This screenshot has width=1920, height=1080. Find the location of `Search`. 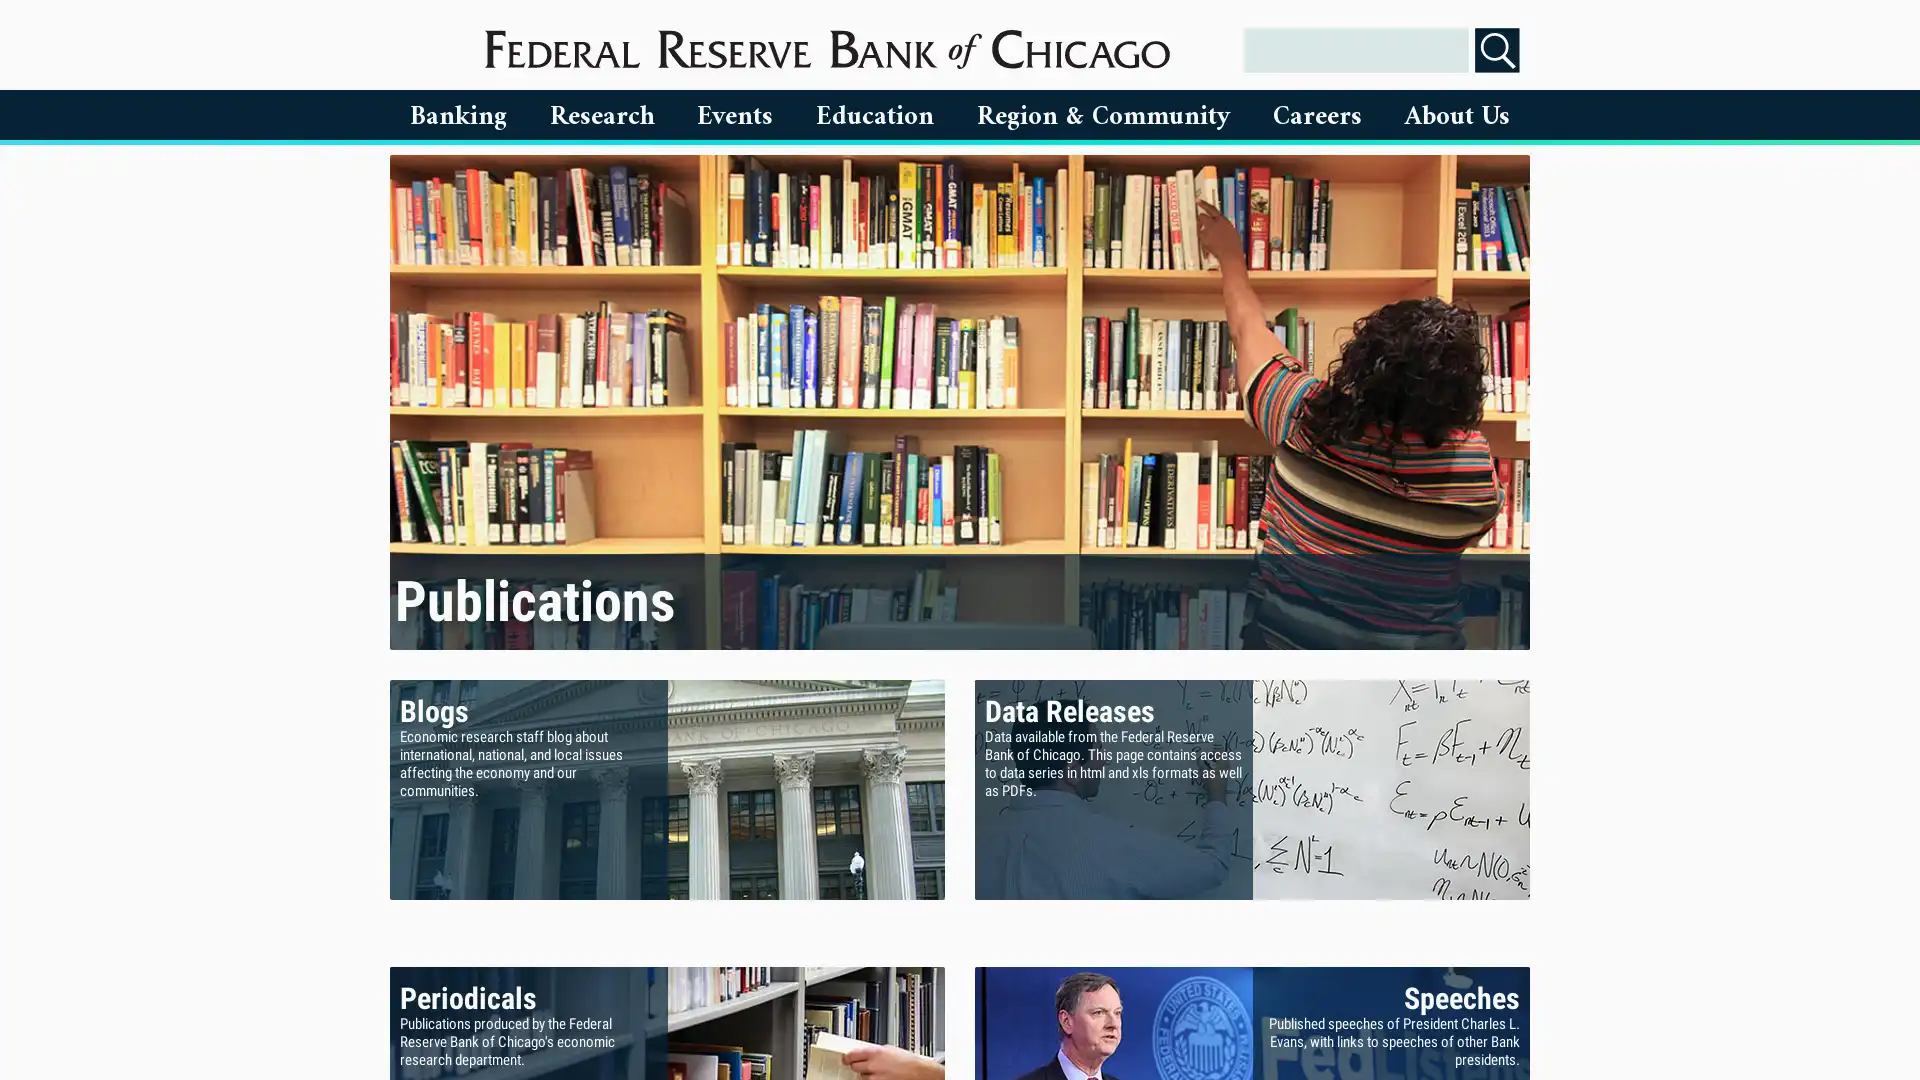

Search is located at coordinates (1497, 49).